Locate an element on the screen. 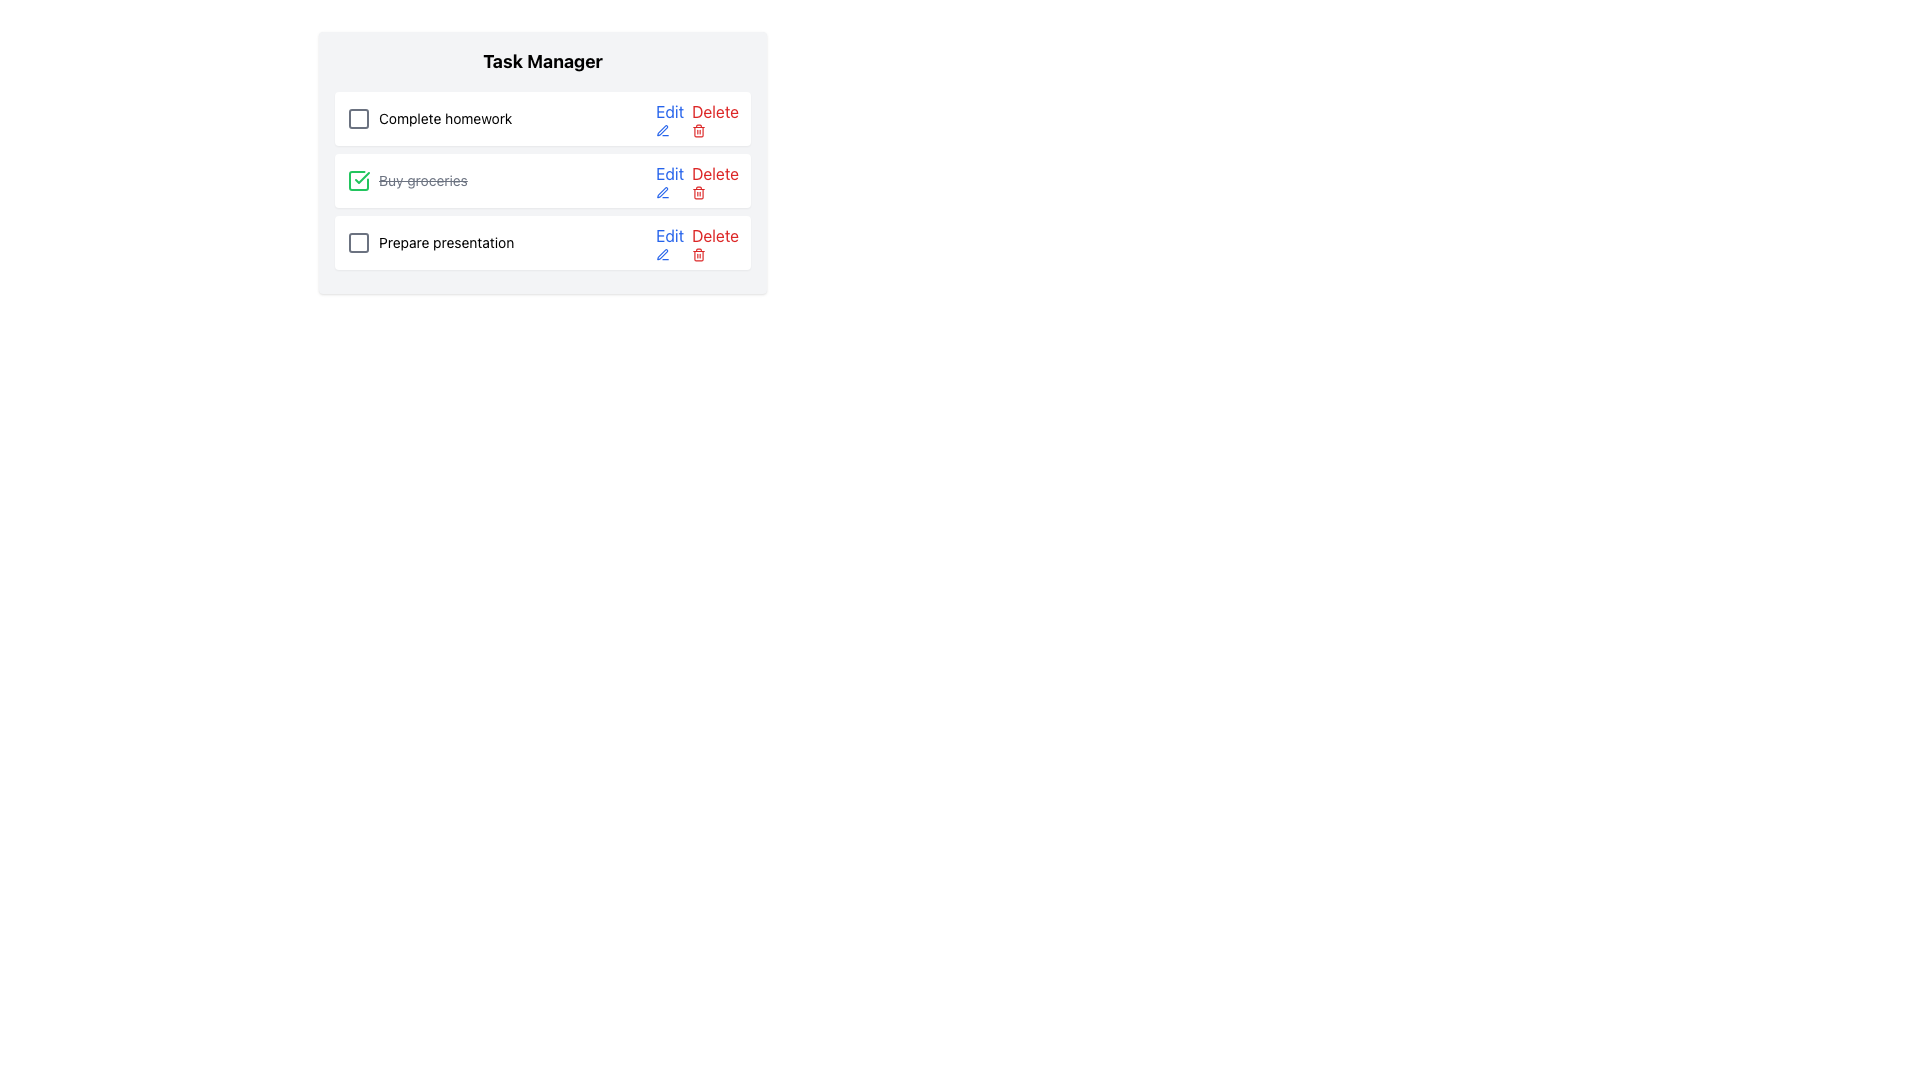 Image resolution: width=1920 pixels, height=1080 pixels. the checkbox for the task 'Complete homework', which is the first visual component aligned to the left of the text label is located at coordinates (359, 119).